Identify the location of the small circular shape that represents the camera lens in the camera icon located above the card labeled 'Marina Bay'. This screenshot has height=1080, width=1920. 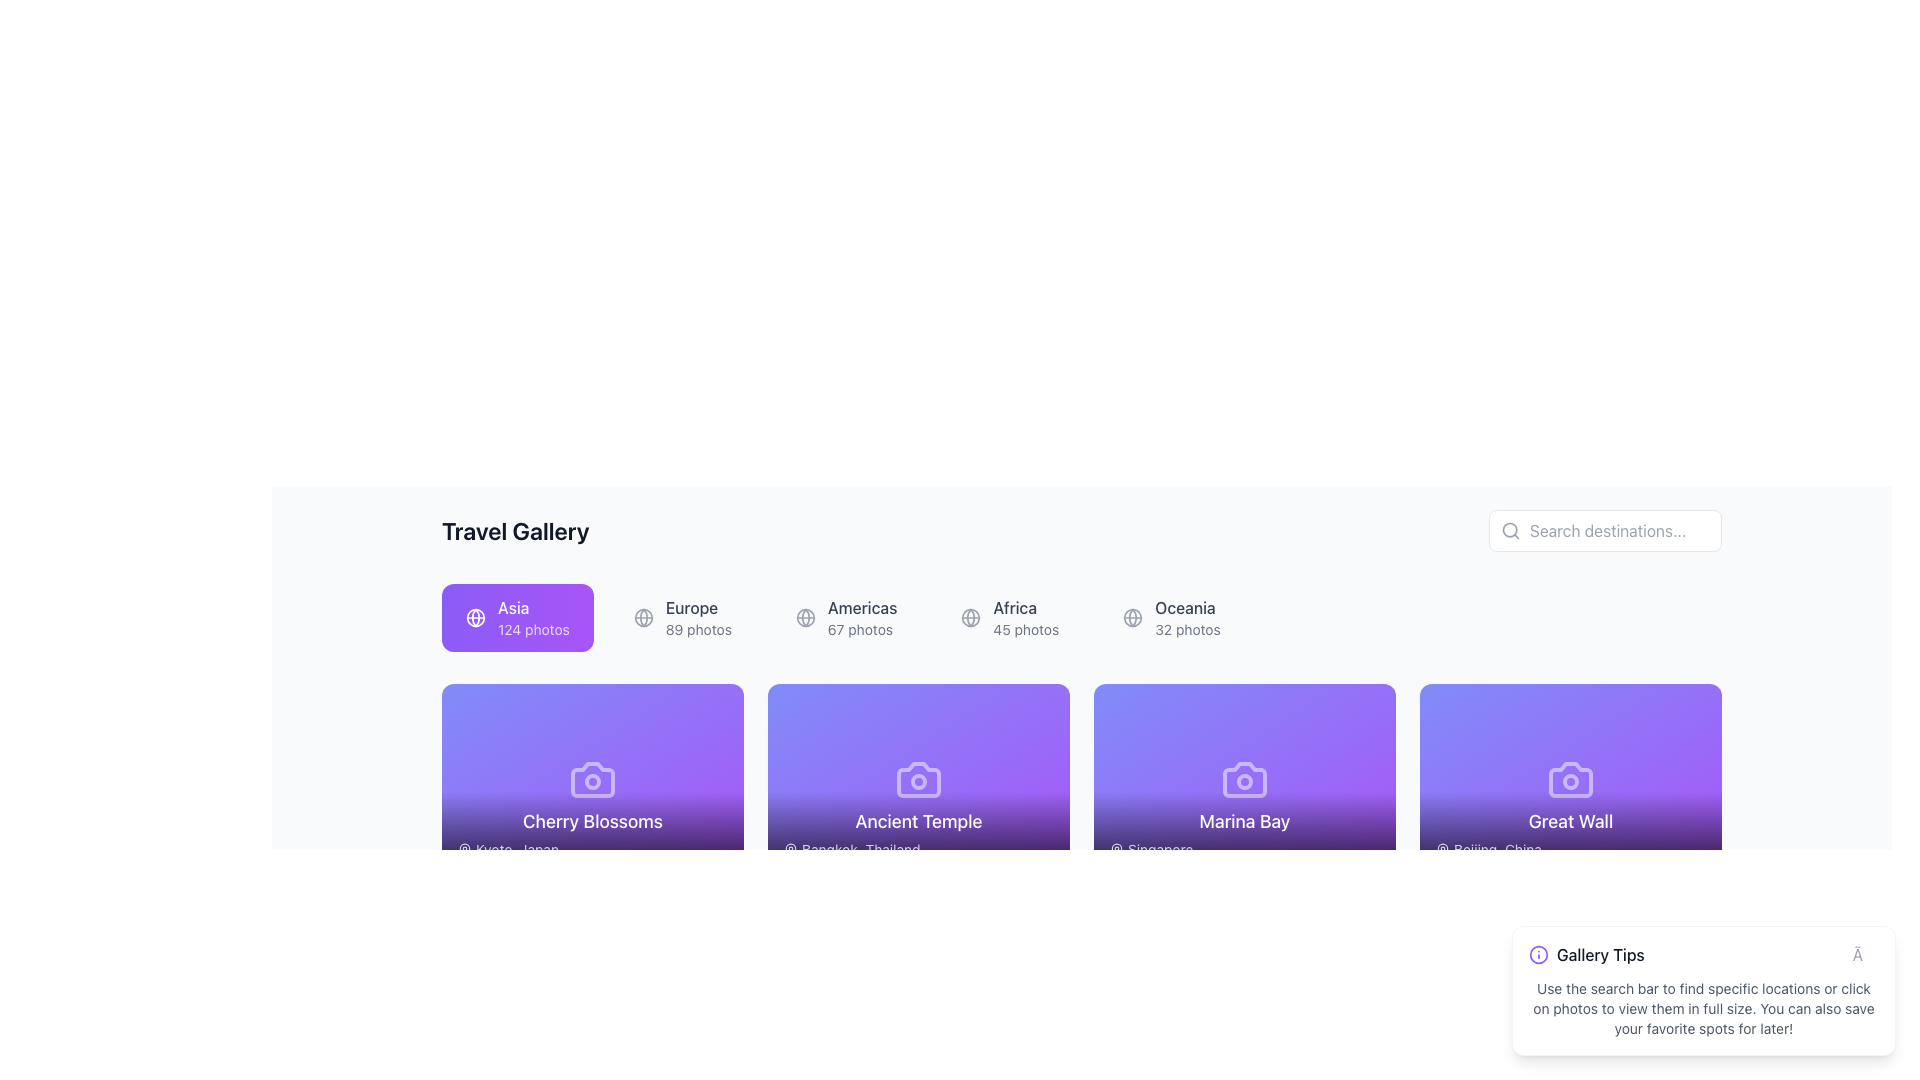
(1243, 781).